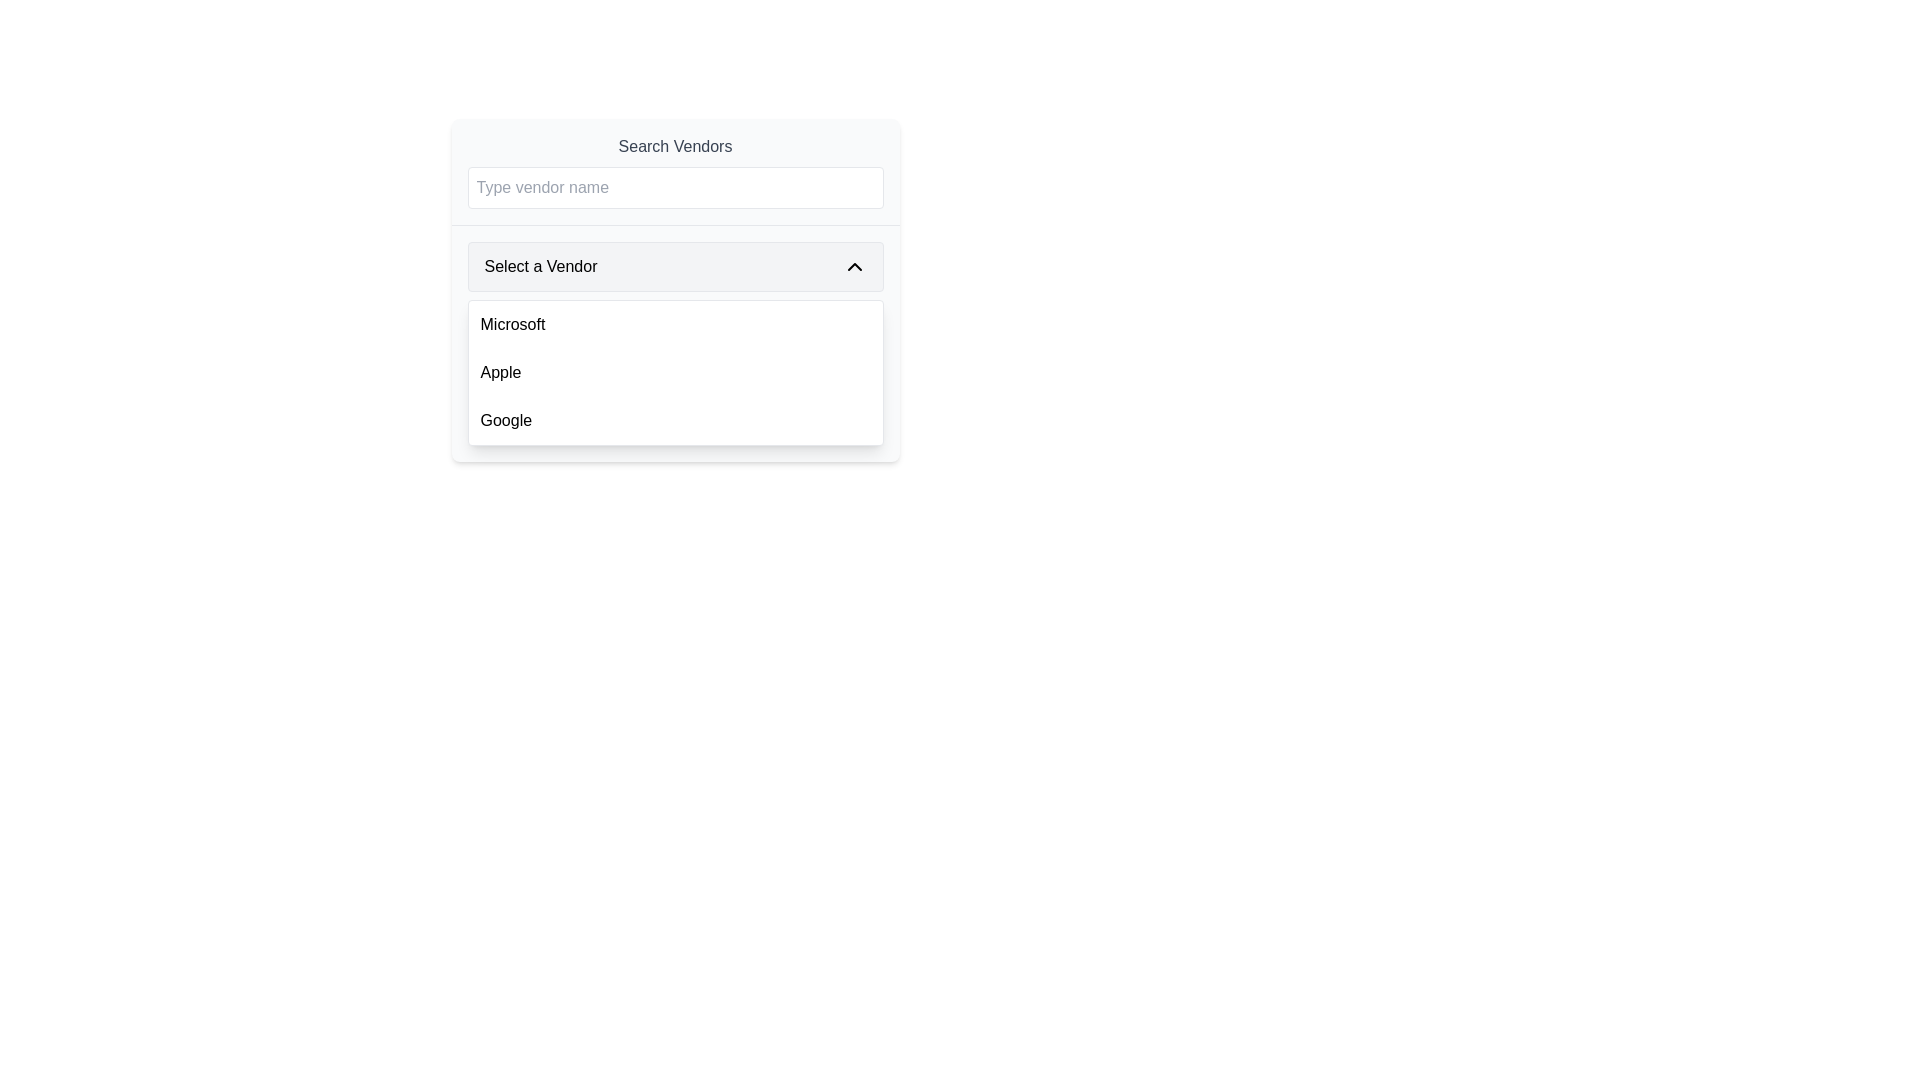 This screenshot has width=1920, height=1080. What do you see at coordinates (500, 373) in the screenshot?
I see `the 'Apple' text label in the dropdown menu` at bounding box center [500, 373].